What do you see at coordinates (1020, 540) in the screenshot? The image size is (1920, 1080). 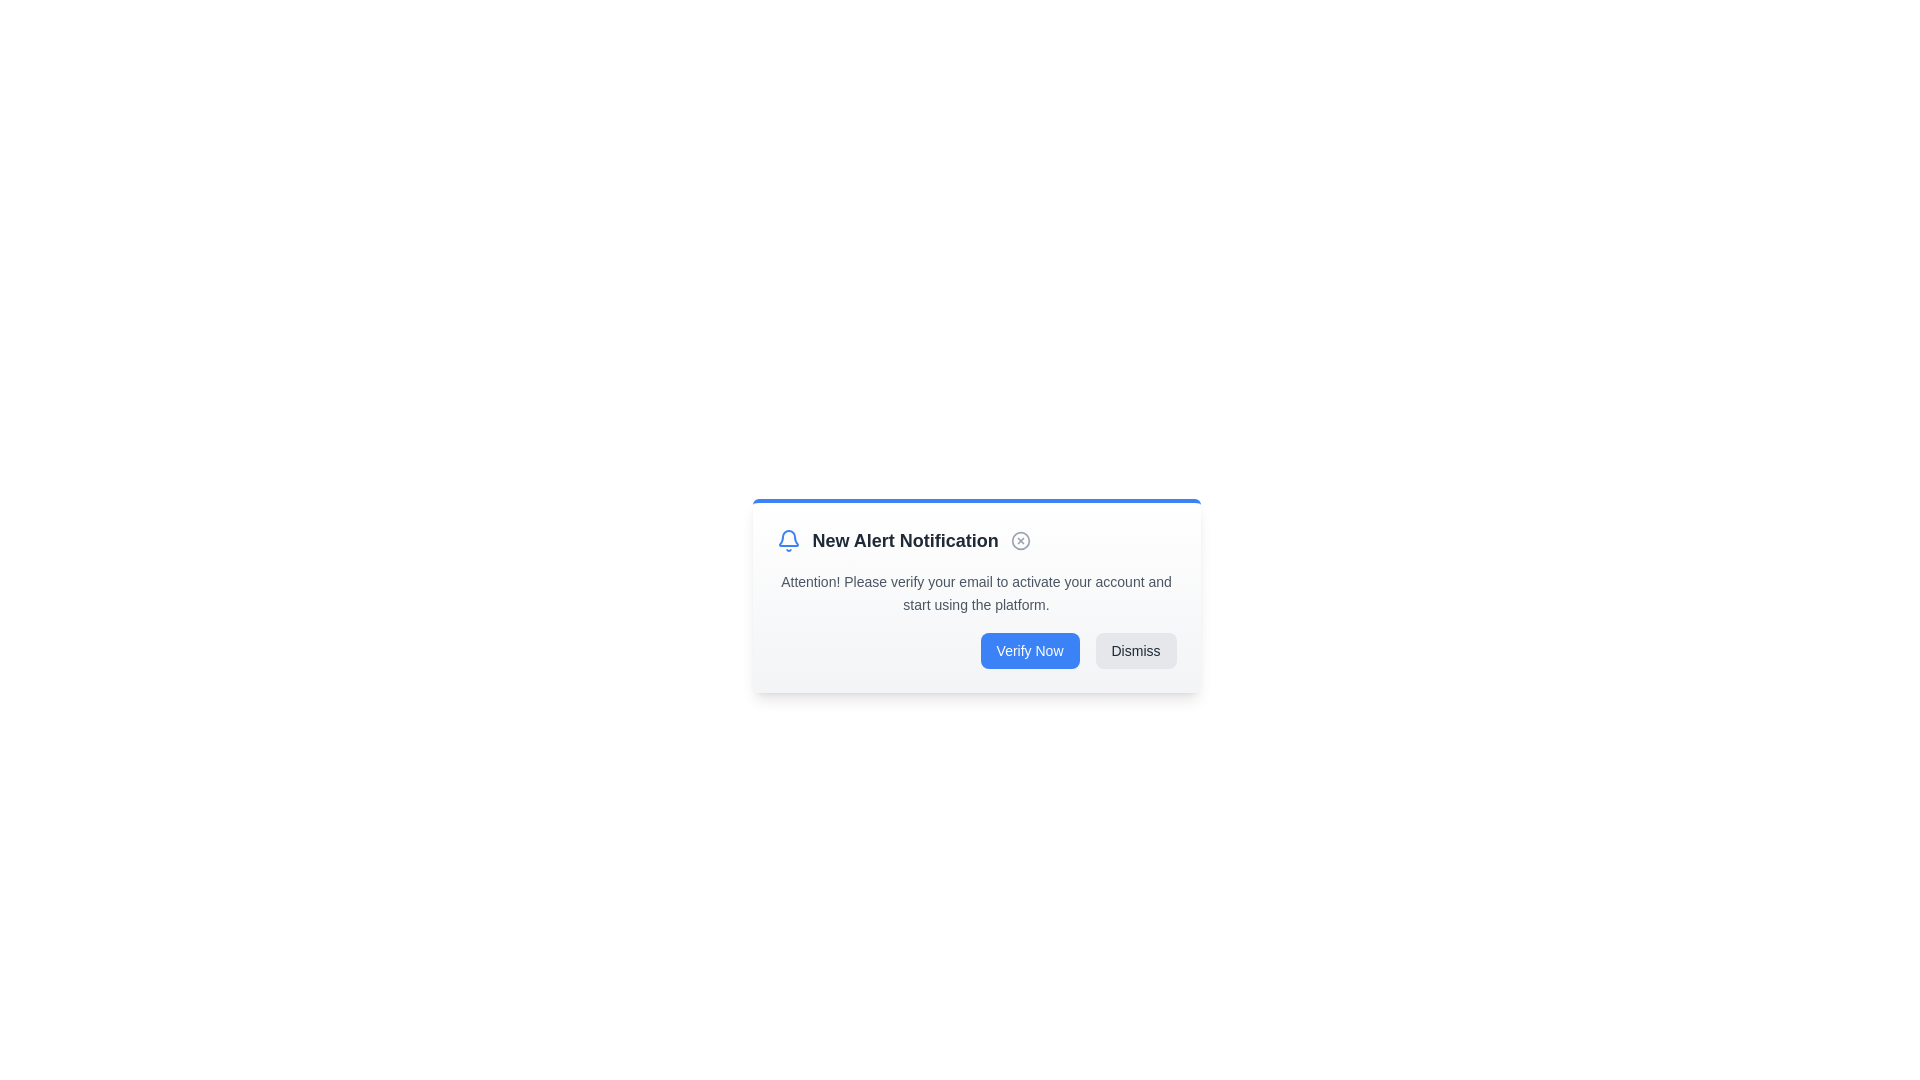 I see `the circular icon with a gray border and a white background containing a small gray 'X'` at bounding box center [1020, 540].